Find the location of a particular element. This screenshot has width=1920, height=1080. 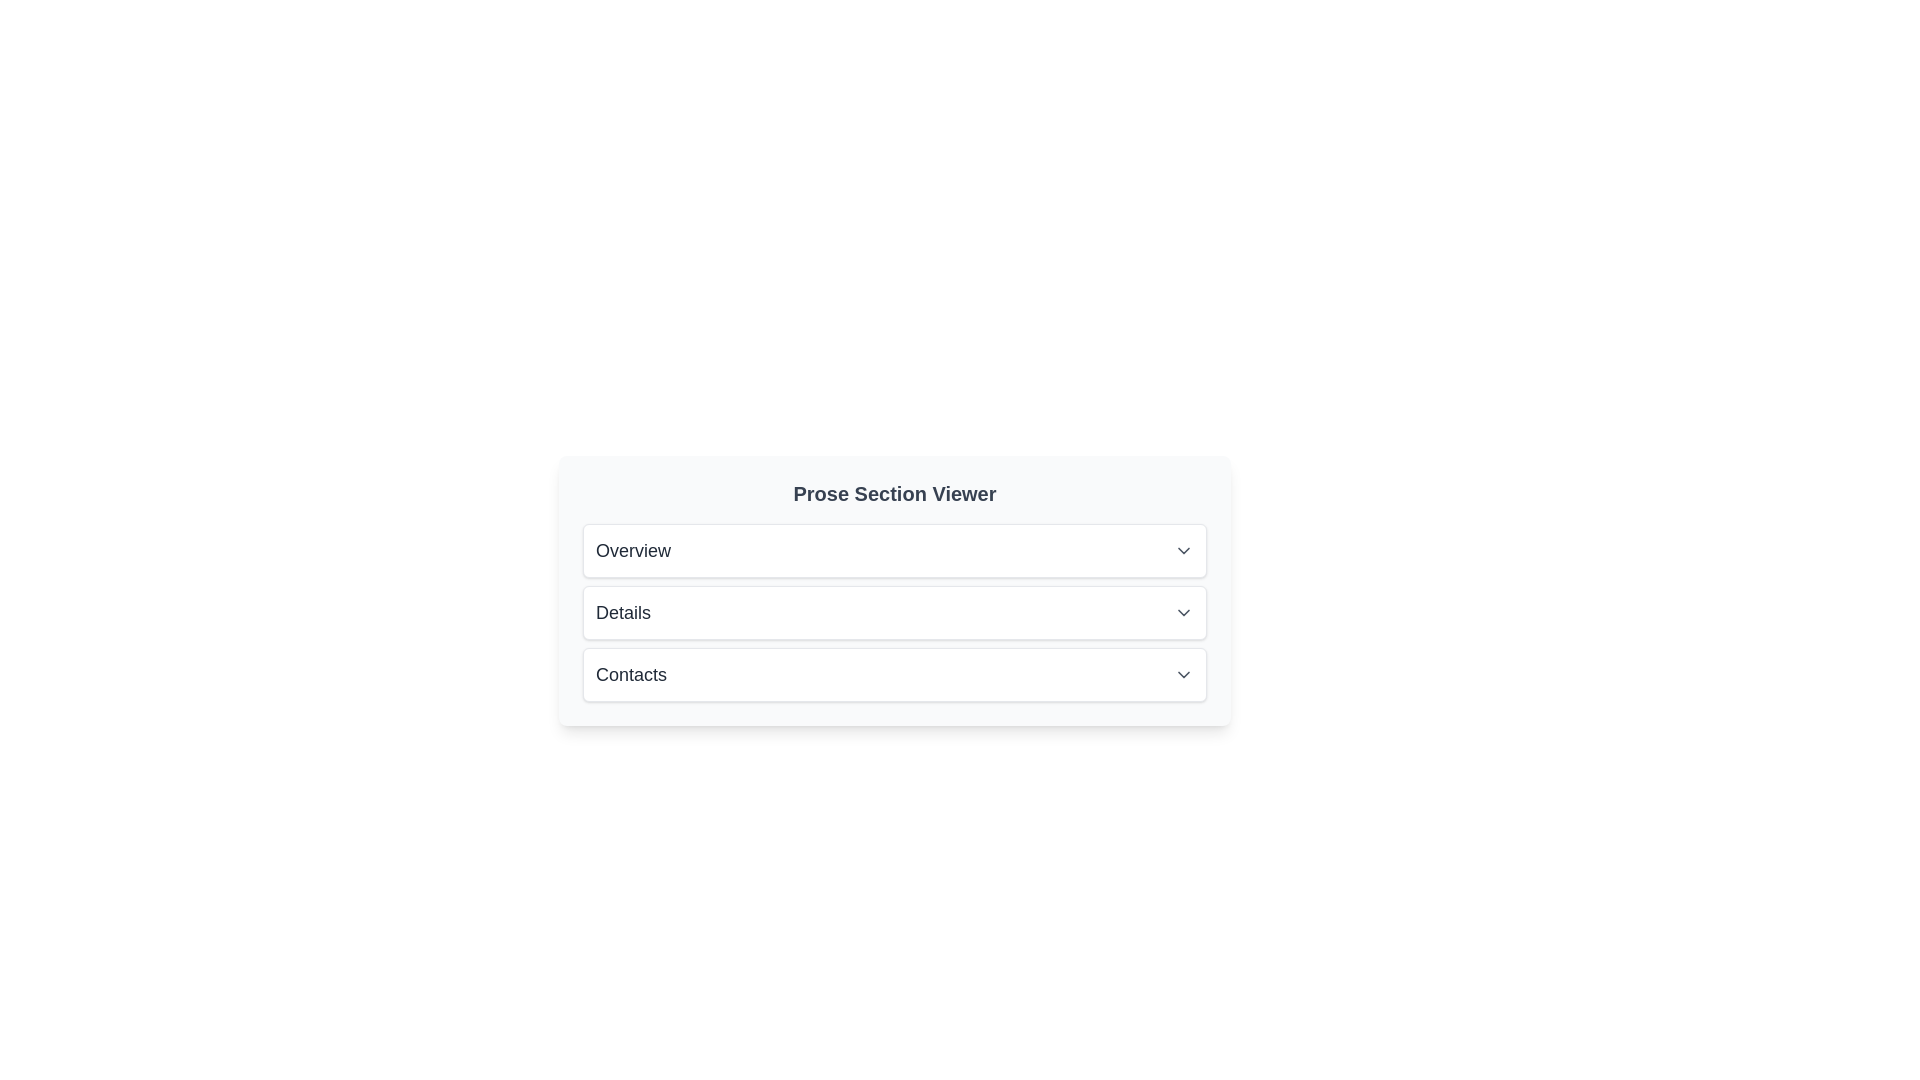

the downward-facing chevron icon next to the 'Overview' label is located at coordinates (1184, 551).